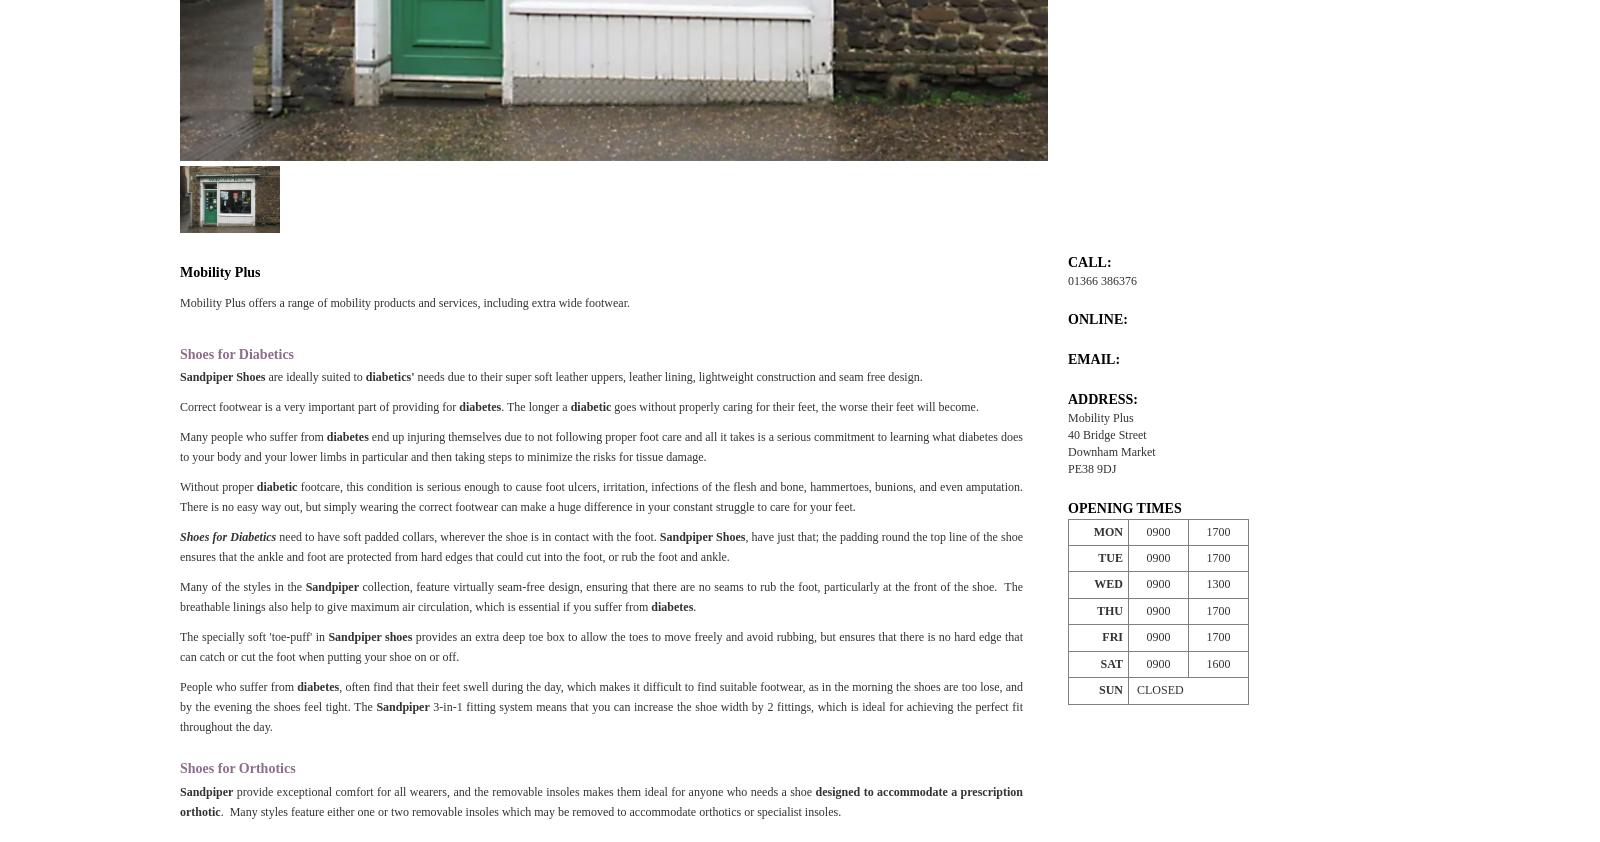 This screenshot has width=1600, height=842. What do you see at coordinates (403, 302) in the screenshot?
I see `'Mobility Plus offers a range of mobility products and services, including extra wide footwear.'` at bounding box center [403, 302].